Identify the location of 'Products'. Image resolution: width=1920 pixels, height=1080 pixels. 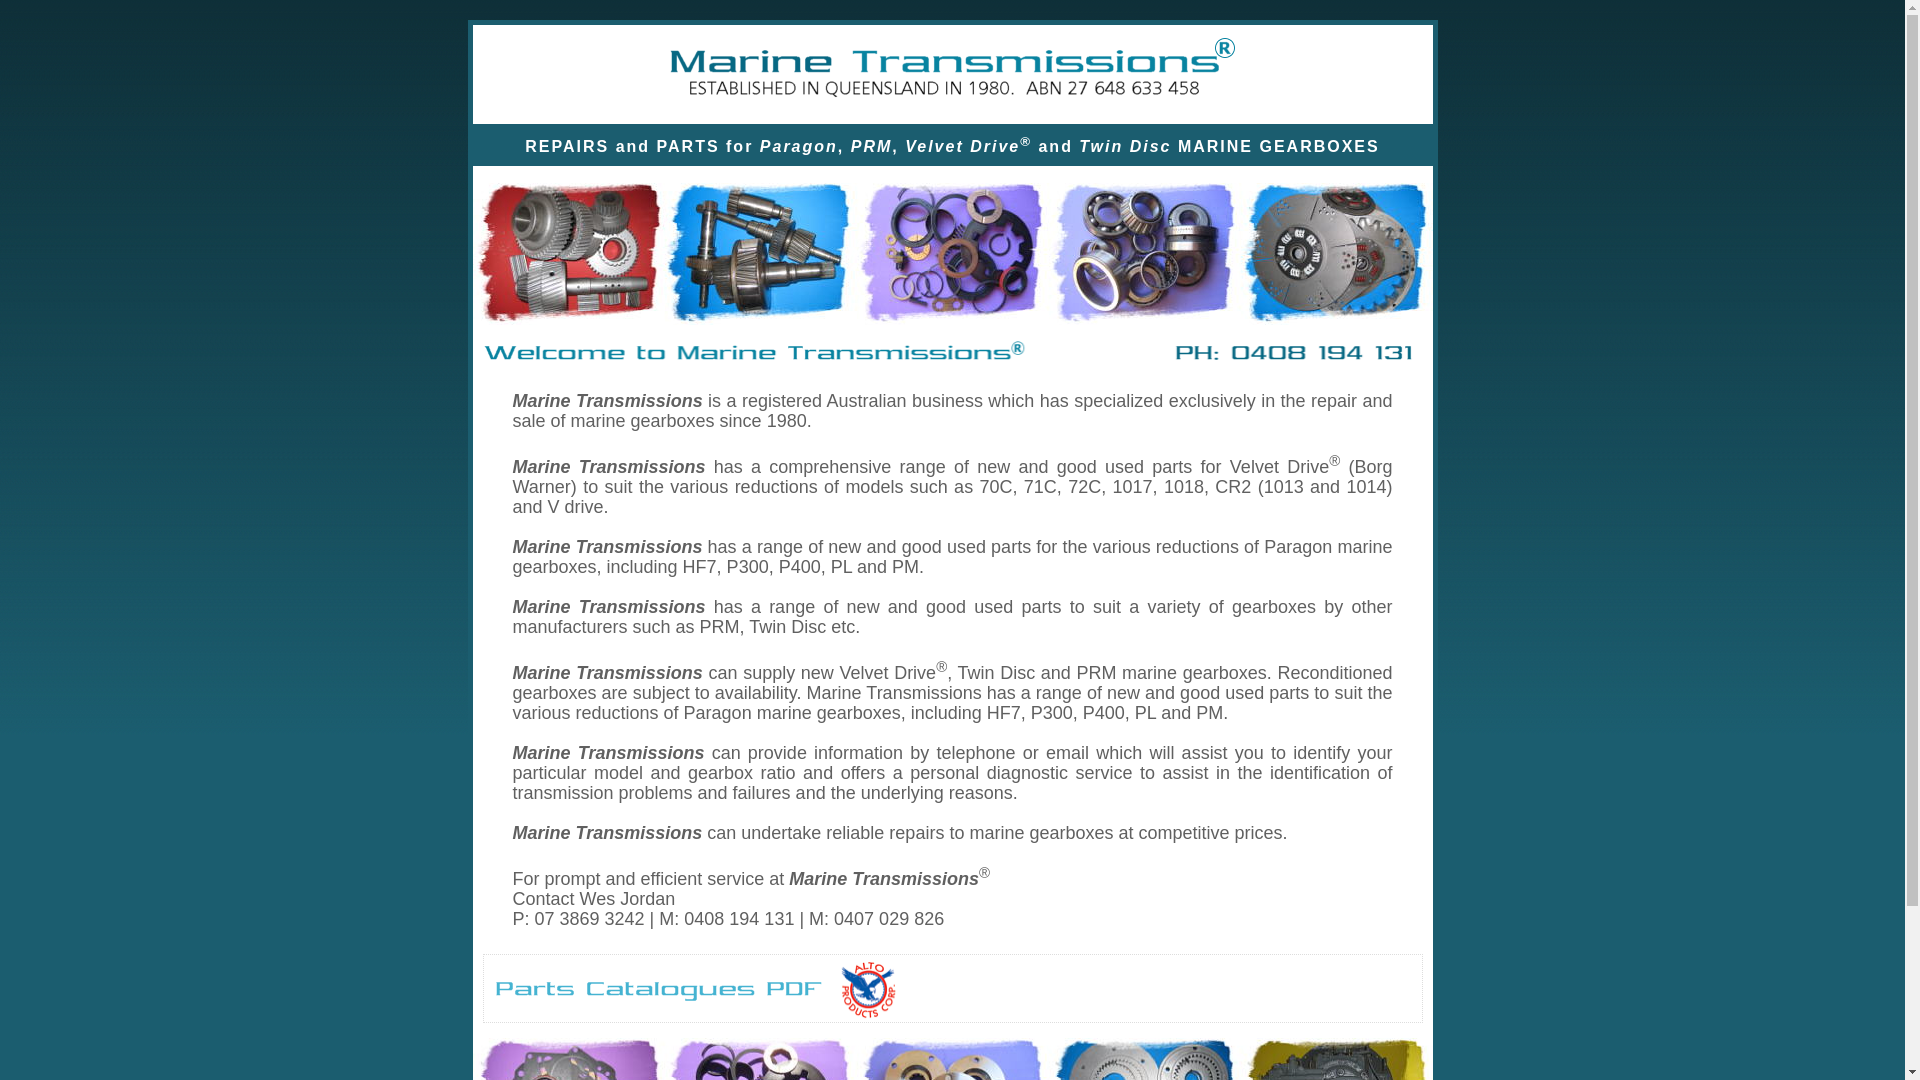
(950, 249).